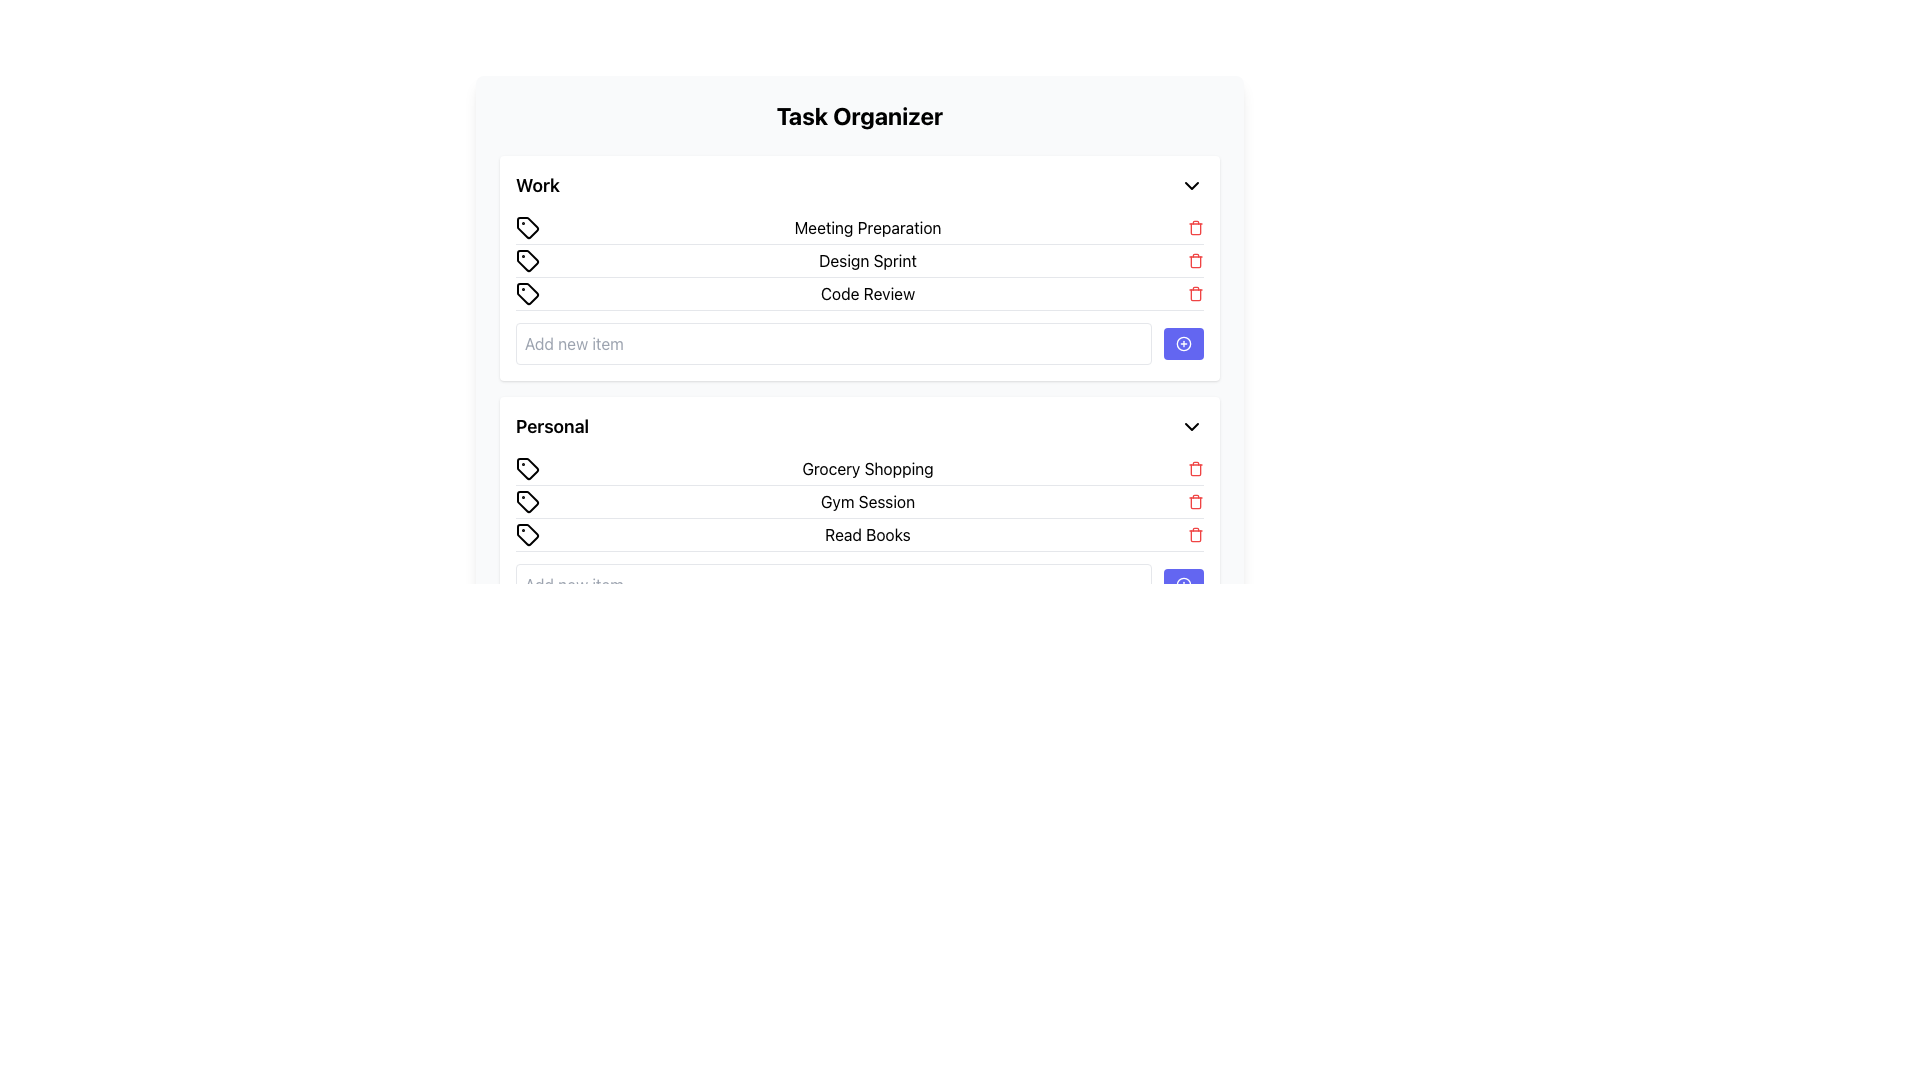 This screenshot has width=1920, height=1080. What do you see at coordinates (528, 534) in the screenshot?
I see `the tag icon located at the third position in the 'Personal' category, which has a rounded rectangular shape and a small filled circle` at bounding box center [528, 534].